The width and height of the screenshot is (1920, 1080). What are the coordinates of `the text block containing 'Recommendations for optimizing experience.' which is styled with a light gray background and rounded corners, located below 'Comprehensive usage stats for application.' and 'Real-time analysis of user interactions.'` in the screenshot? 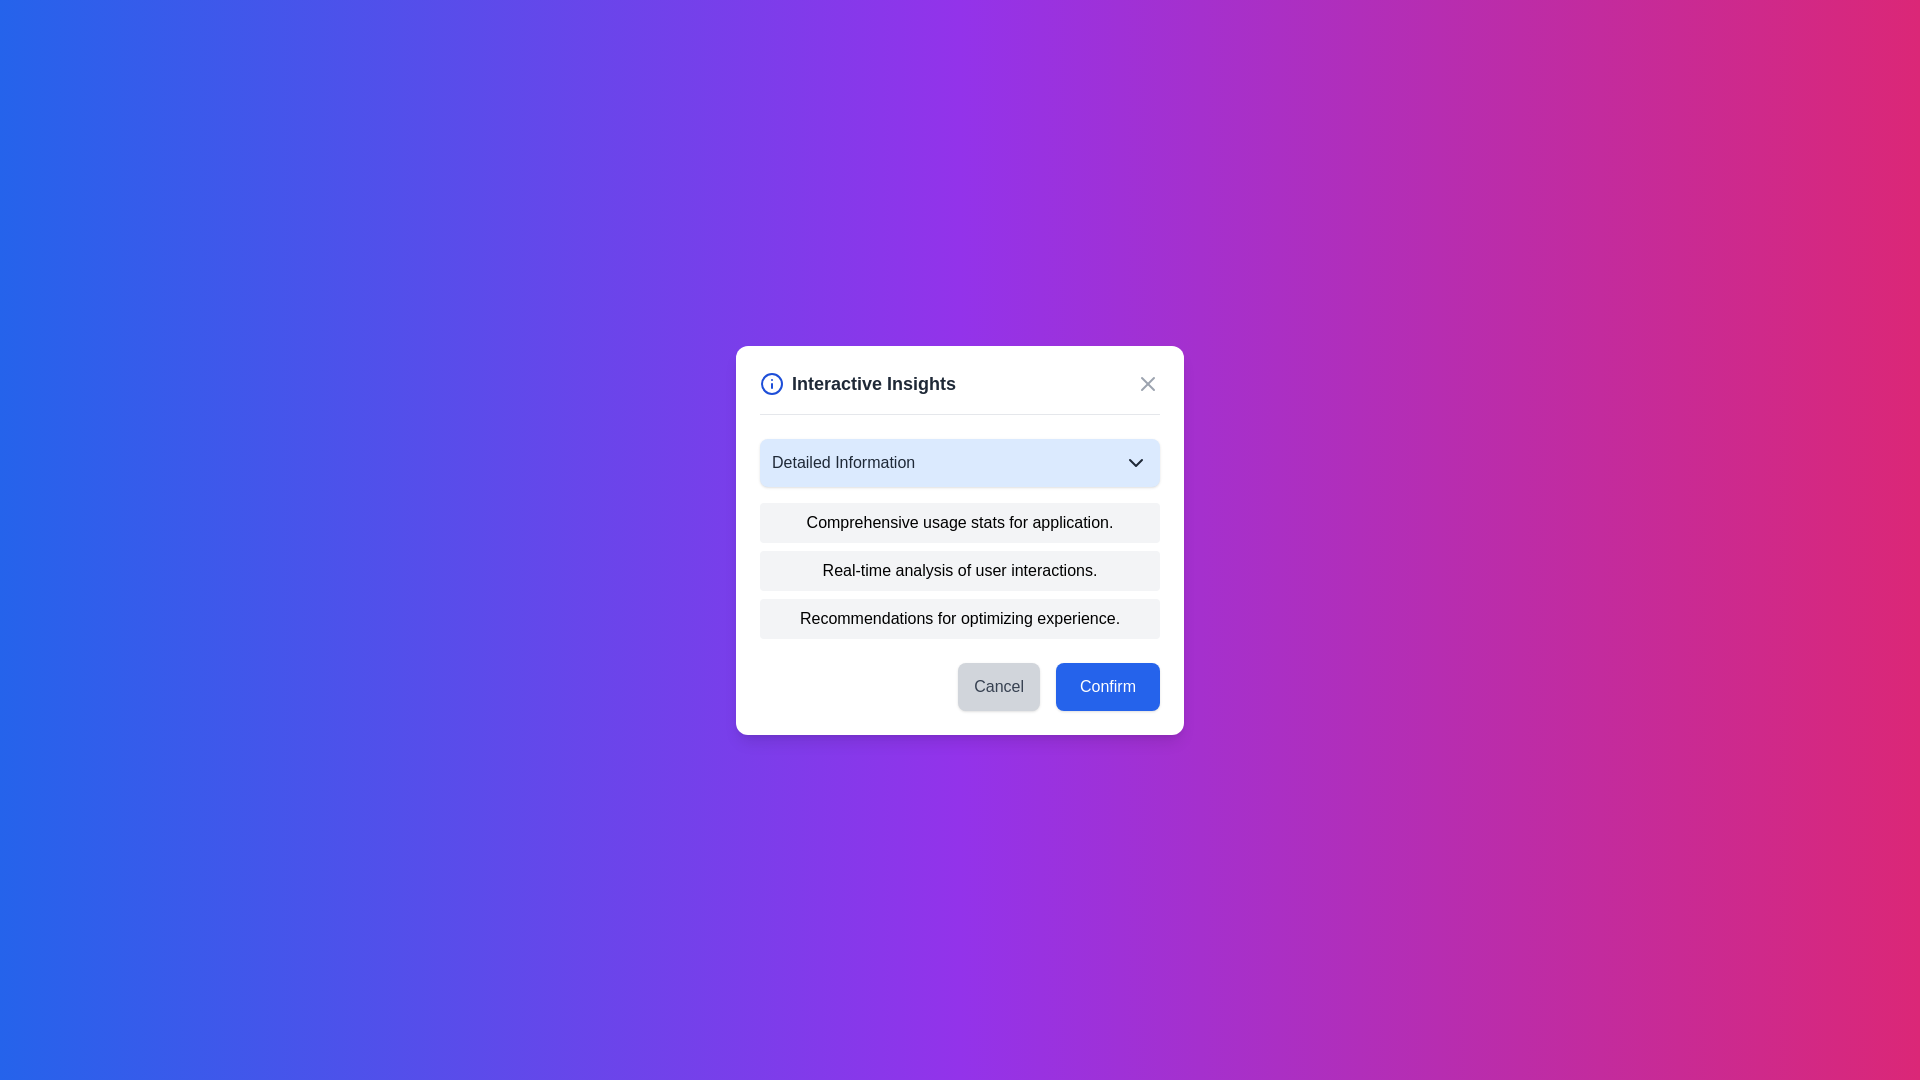 It's located at (960, 616).